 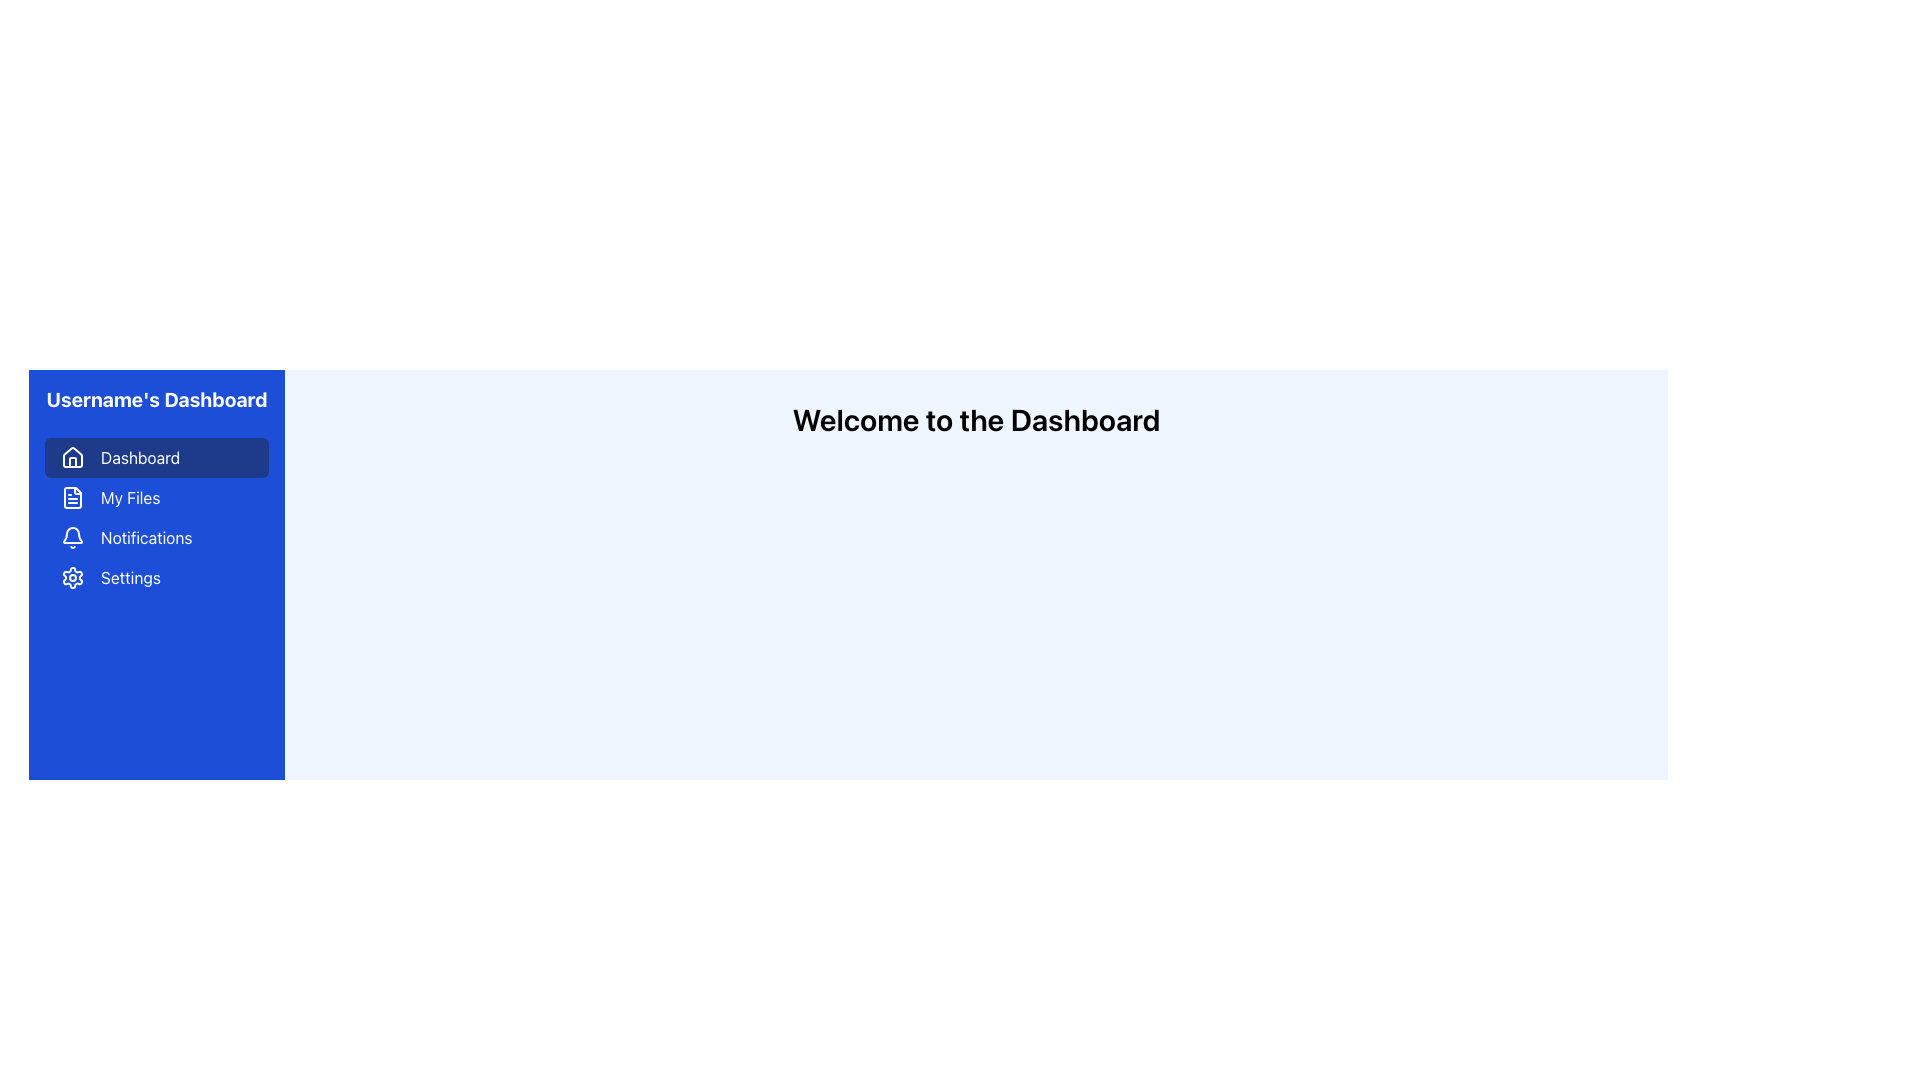 I want to click on the text label that greets the user on the dashboard page, located centrally in the right section of the interface just beneath the blue sidebar, so click(x=976, y=419).